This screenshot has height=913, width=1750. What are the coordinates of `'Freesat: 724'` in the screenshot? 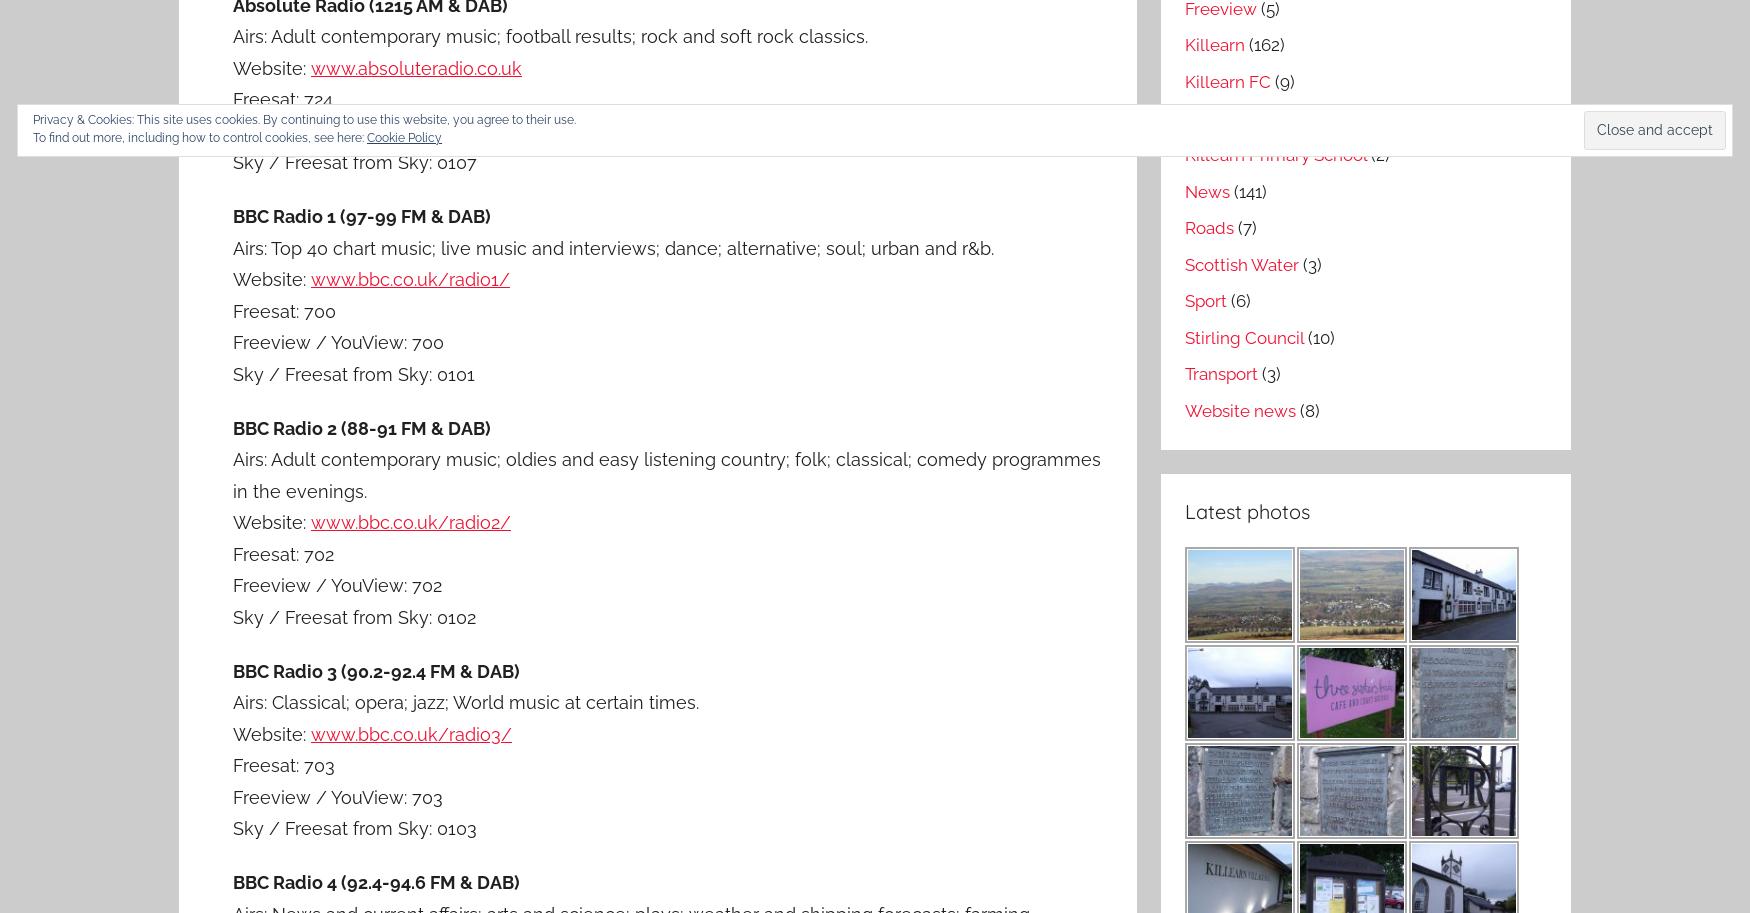 It's located at (281, 99).